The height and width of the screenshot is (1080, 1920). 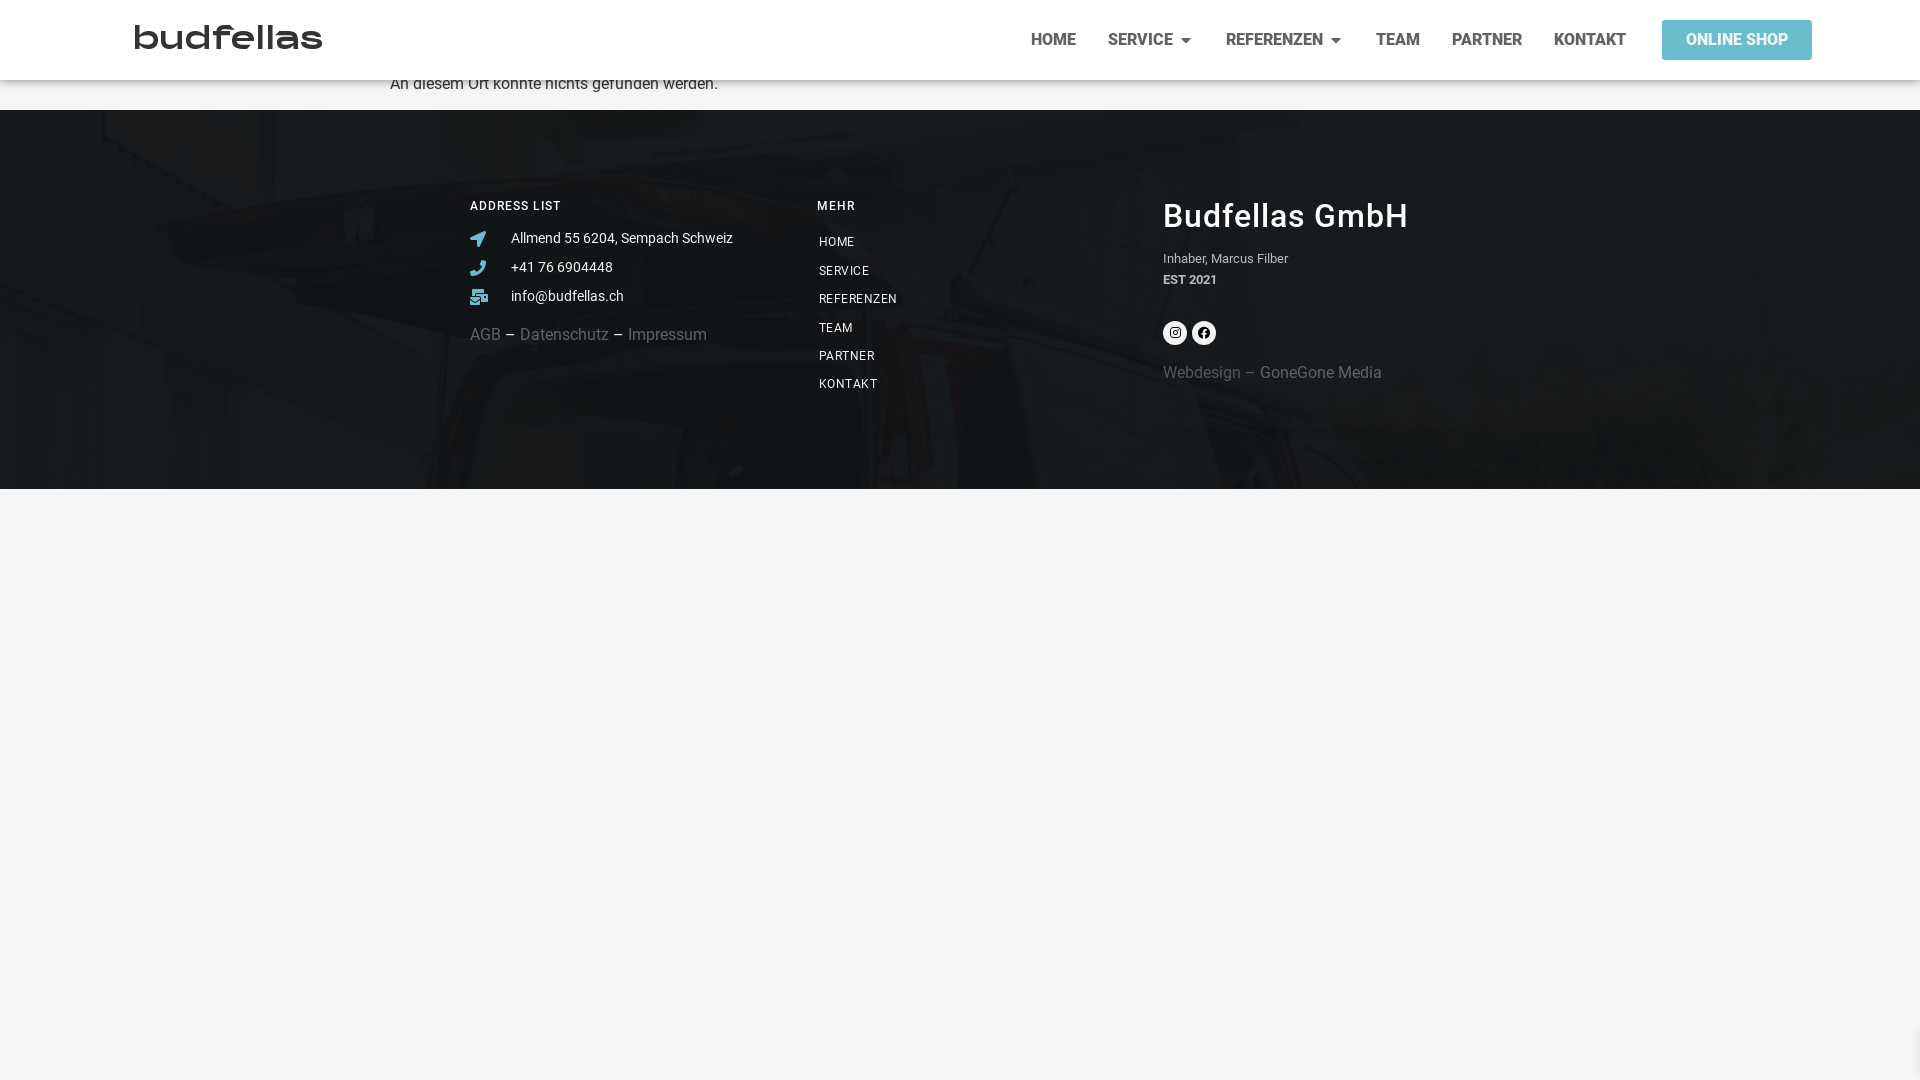 I want to click on 'TEAM', so click(x=797, y=326).